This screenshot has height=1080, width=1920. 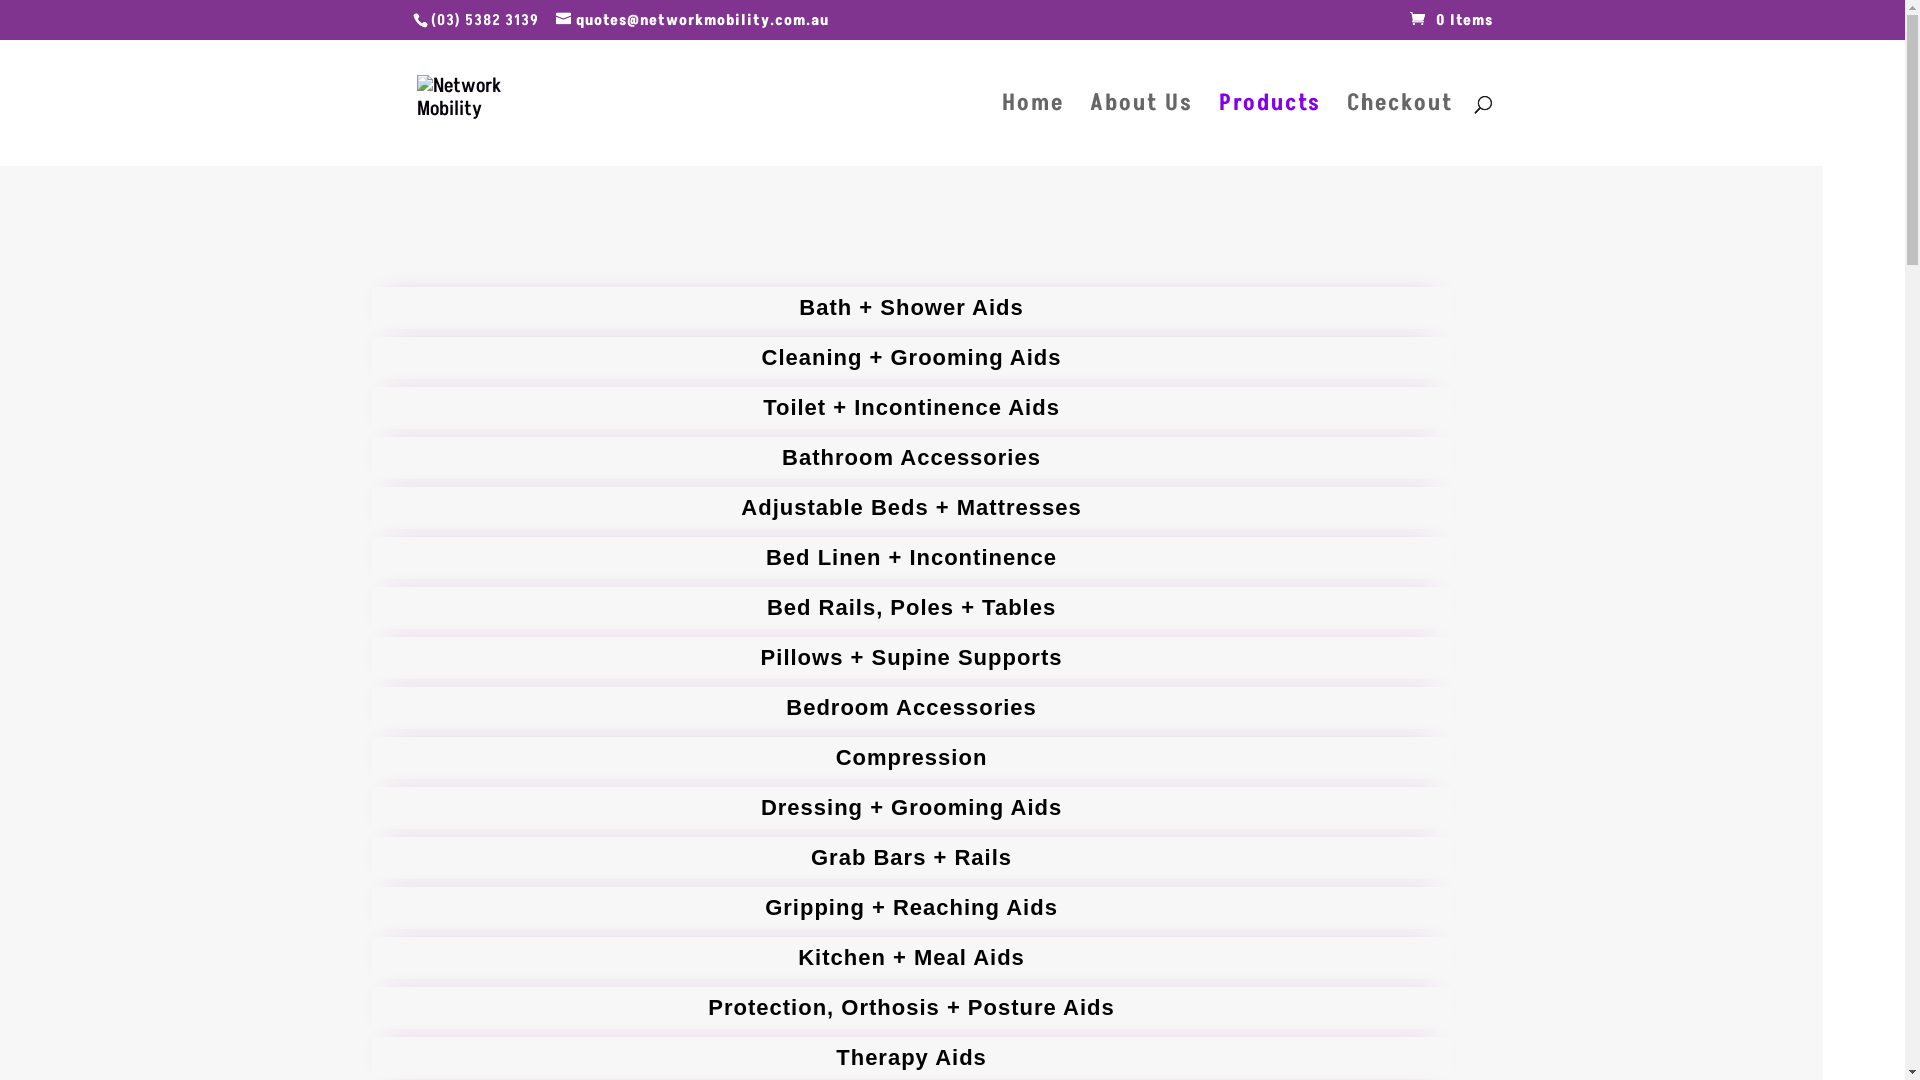 I want to click on 'Bath + Shower Aids', so click(x=911, y=308).